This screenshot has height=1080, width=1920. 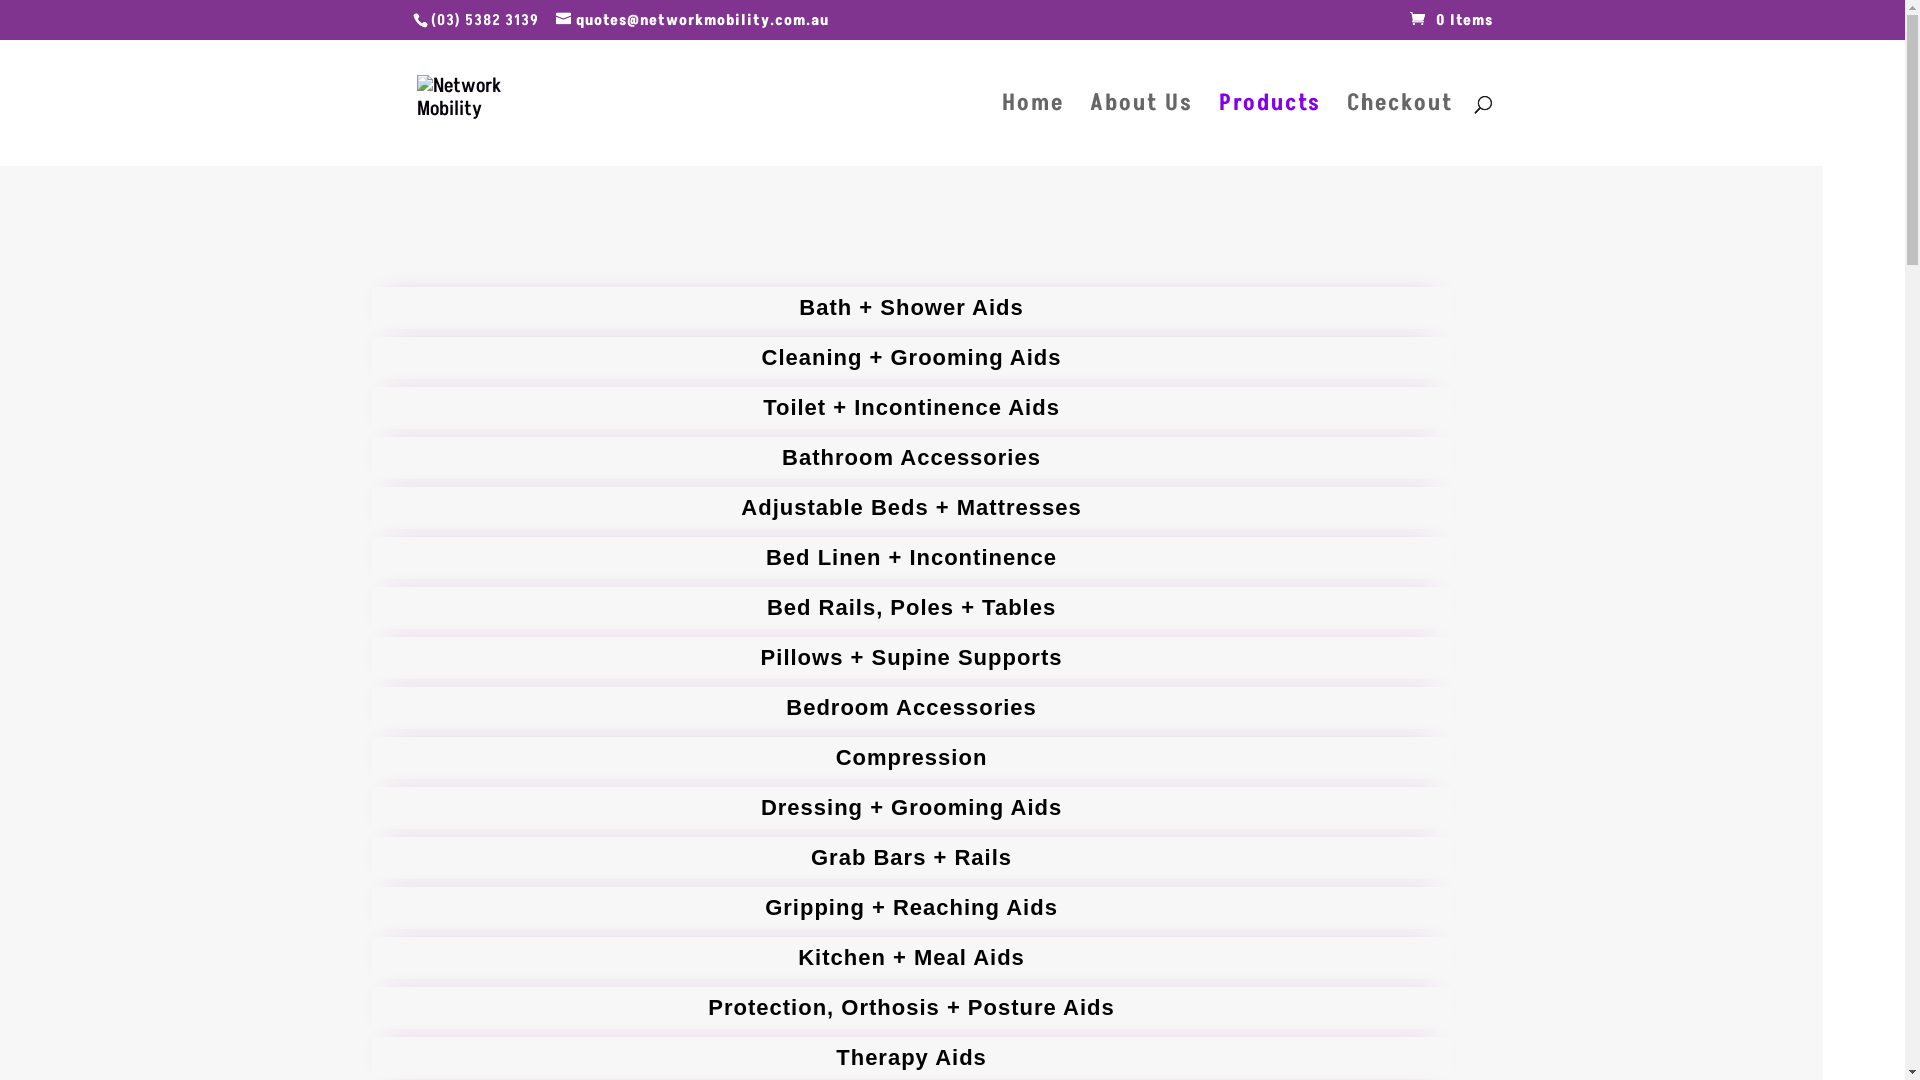 I want to click on 'Bath + Shower Aids', so click(x=911, y=308).